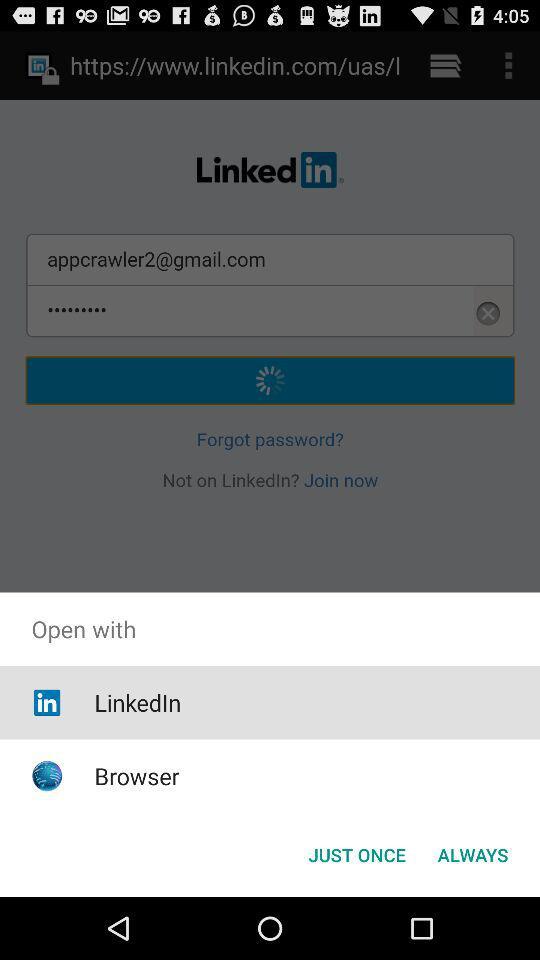 The height and width of the screenshot is (960, 540). What do you see at coordinates (356, 853) in the screenshot?
I see `the item to the left of the always` at bounding box center [356, 853].